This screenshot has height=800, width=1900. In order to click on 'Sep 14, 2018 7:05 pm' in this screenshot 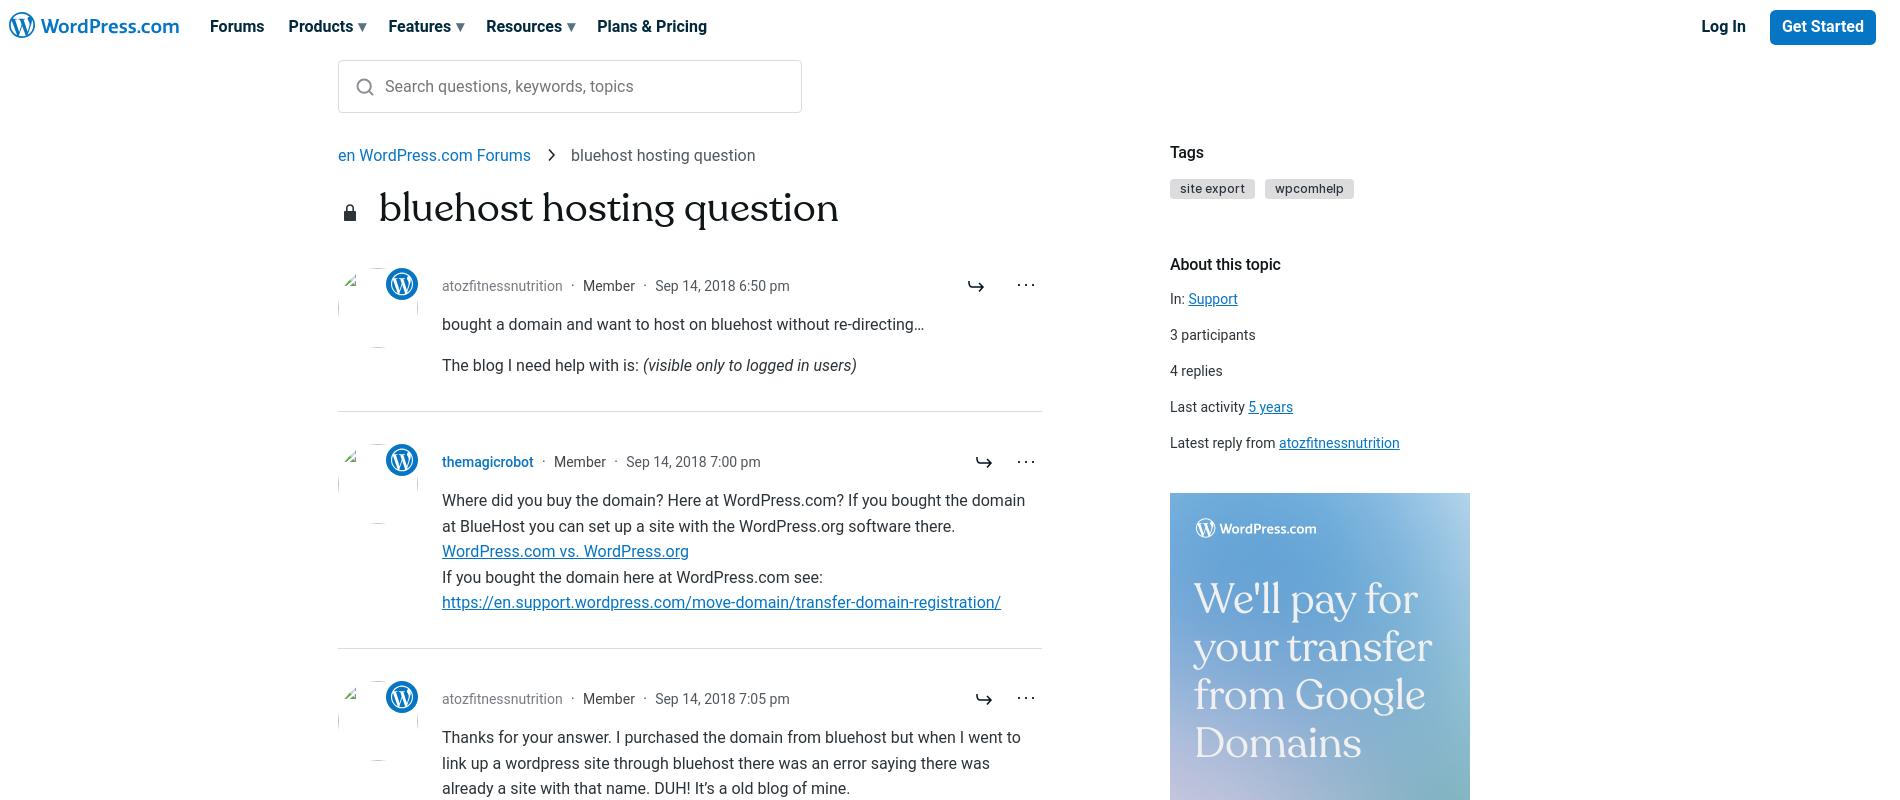, I will do `click(721, 698)`.